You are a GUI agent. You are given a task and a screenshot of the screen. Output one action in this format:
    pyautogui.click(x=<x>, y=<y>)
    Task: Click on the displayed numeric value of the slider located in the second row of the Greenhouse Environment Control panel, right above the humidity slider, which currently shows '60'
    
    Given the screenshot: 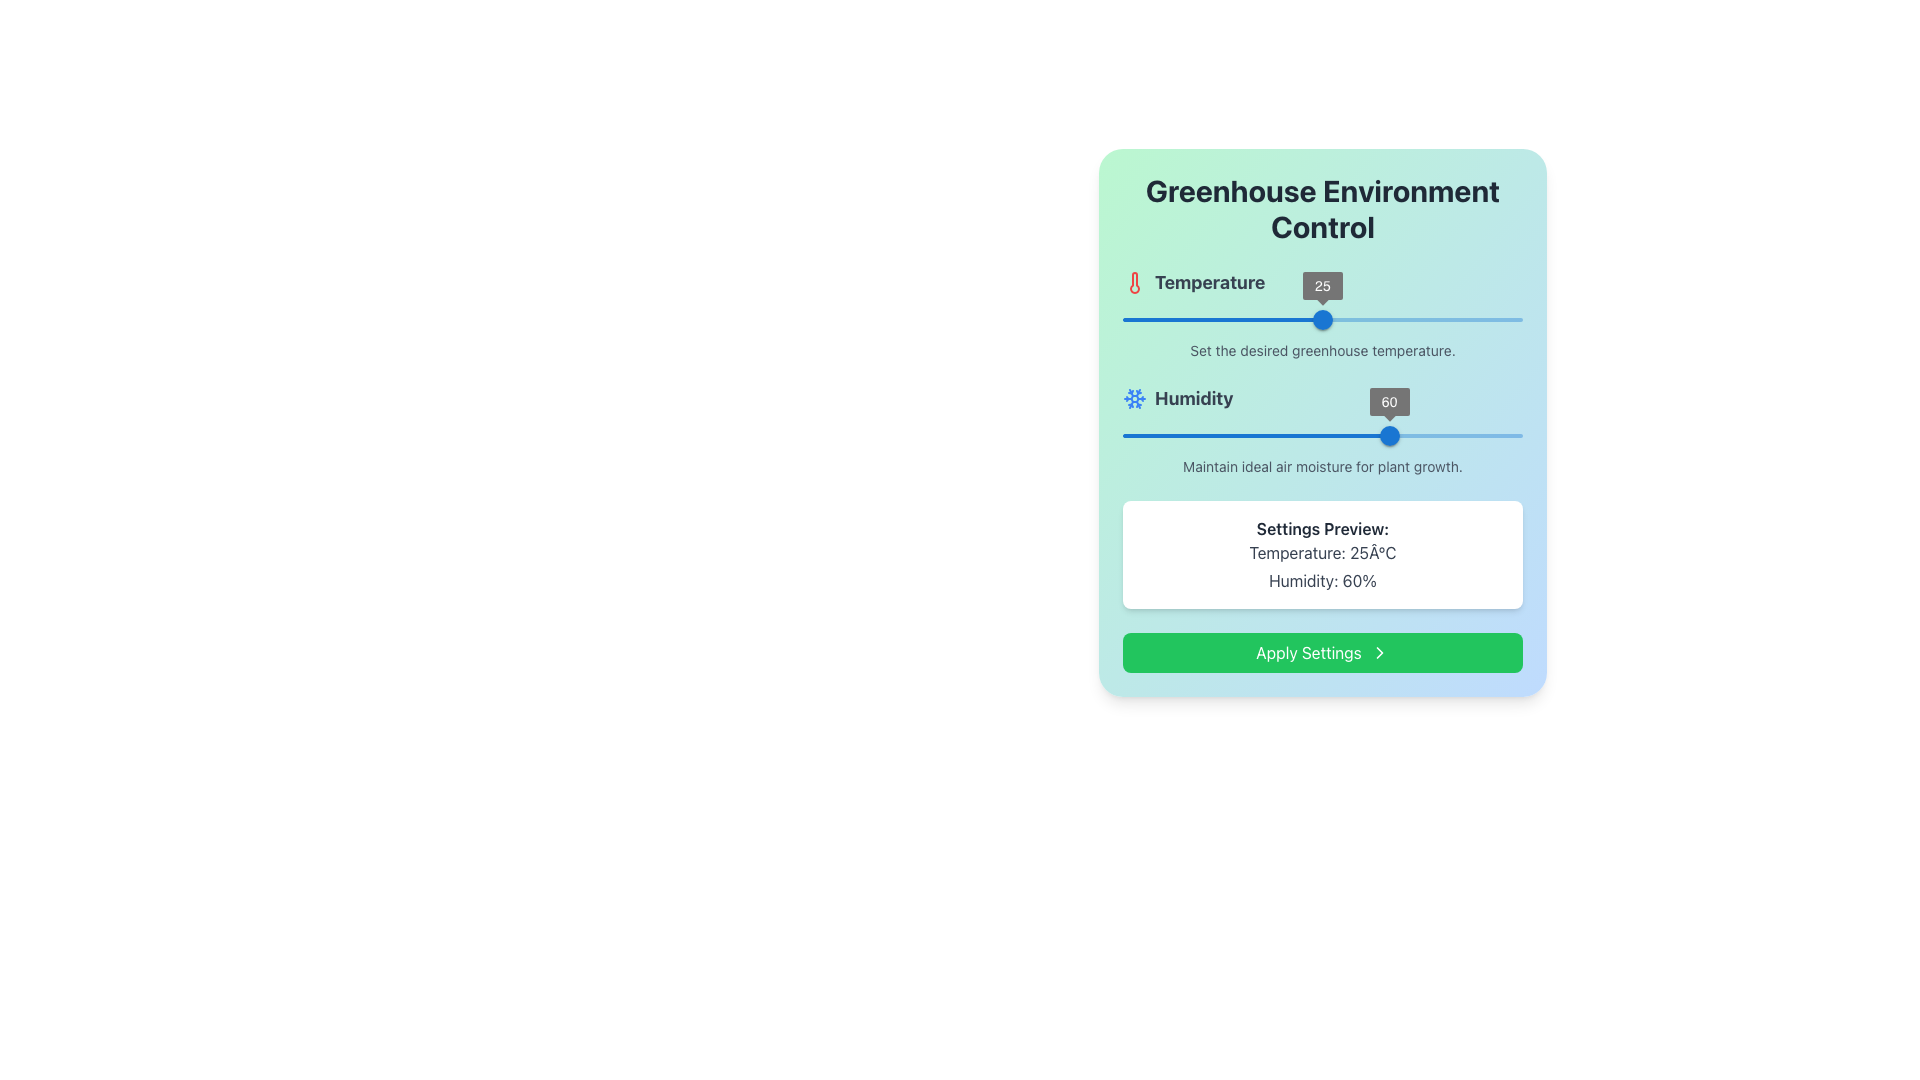 What is the action you would take?
    pyautogui.click(x=1388, y=401)
    